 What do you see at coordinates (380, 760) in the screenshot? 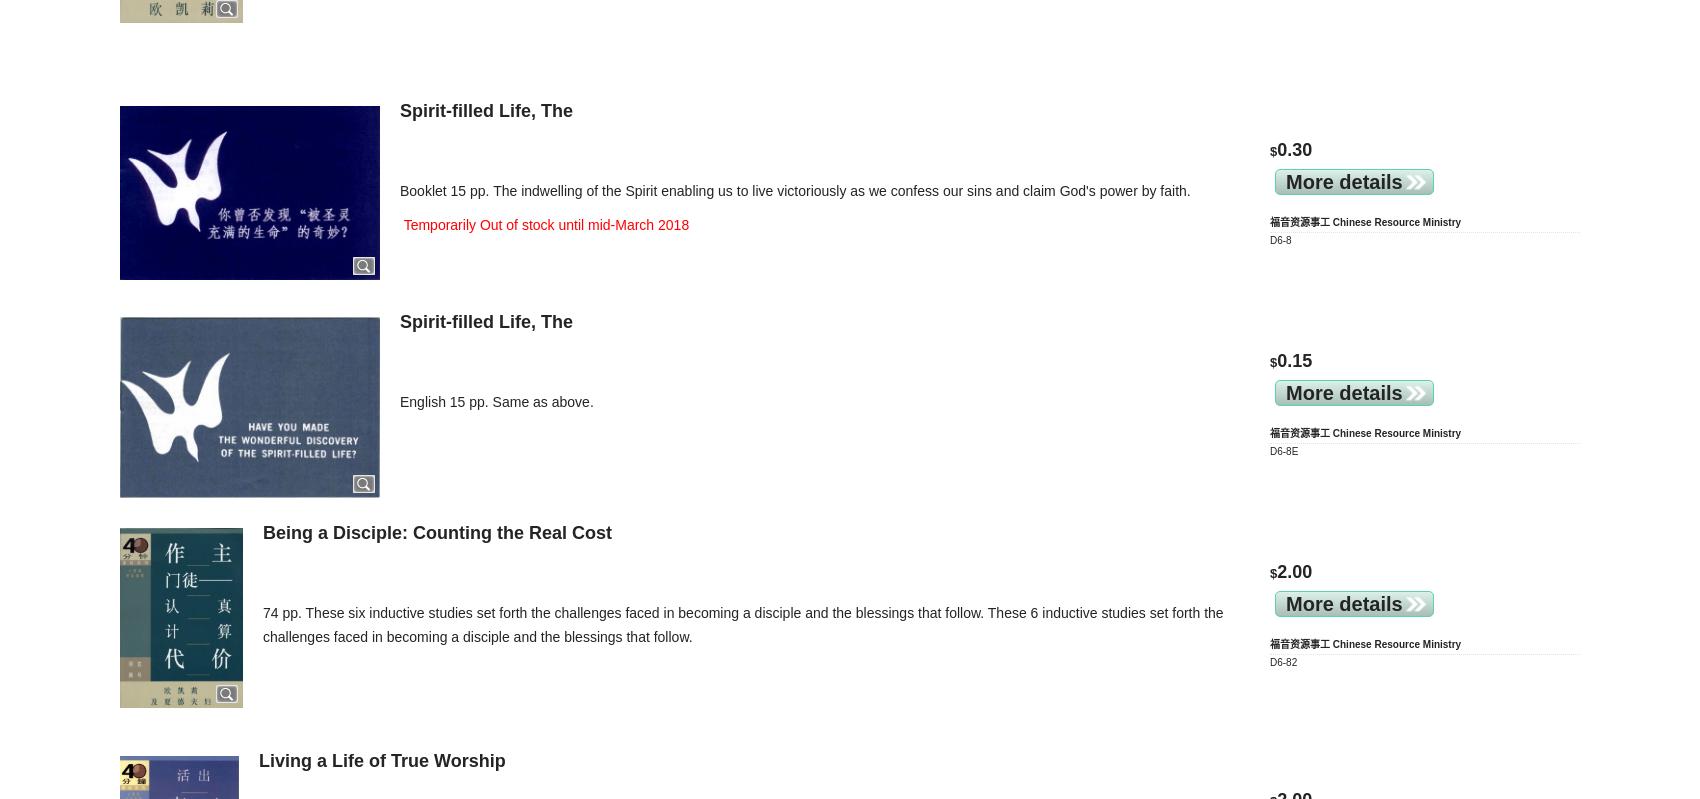
I see `'Living a Life of True Worship'` at bounding box center [380, 760].